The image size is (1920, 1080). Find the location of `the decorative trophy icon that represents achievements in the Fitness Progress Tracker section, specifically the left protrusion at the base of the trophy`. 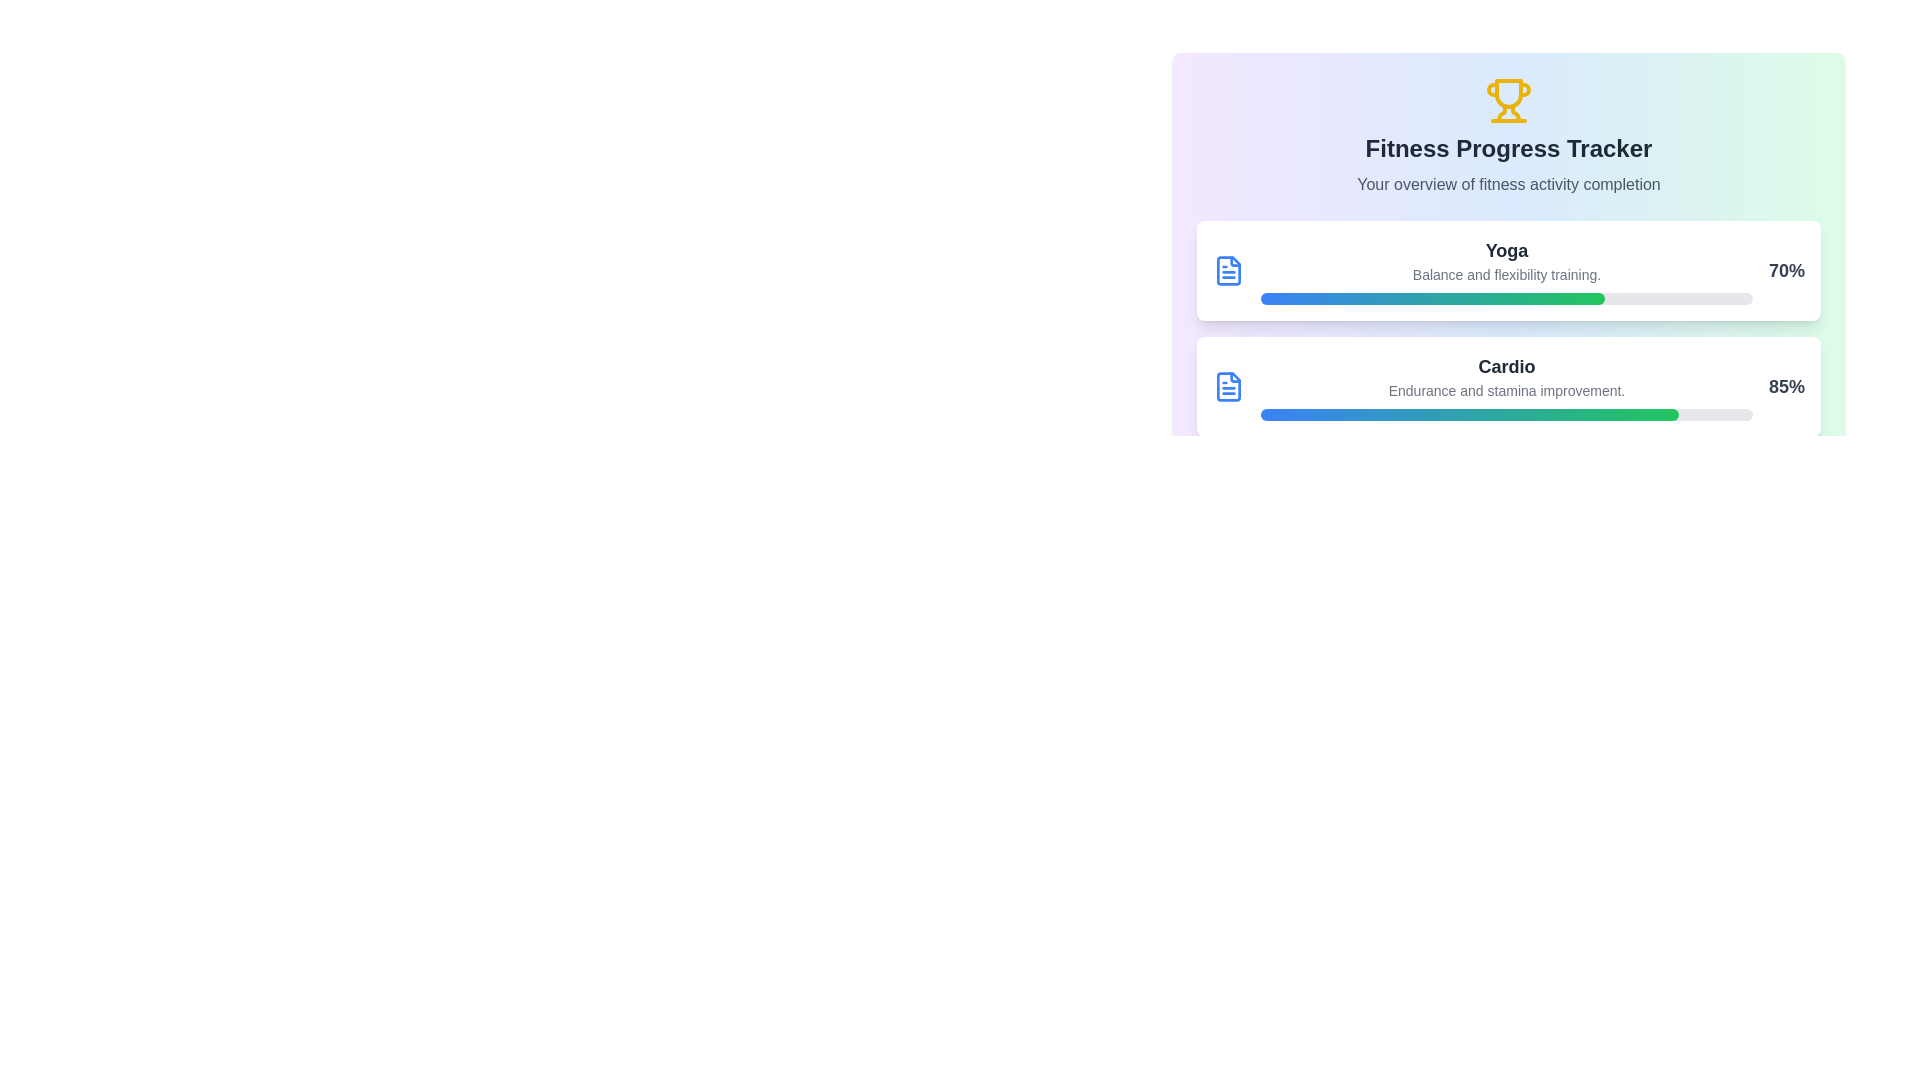

the decorative trophy icon that represents achievements in the Fitness Progress Tracker section, specifically the left protrusion at the base of the trophy is located at coordinates (1492, 88).